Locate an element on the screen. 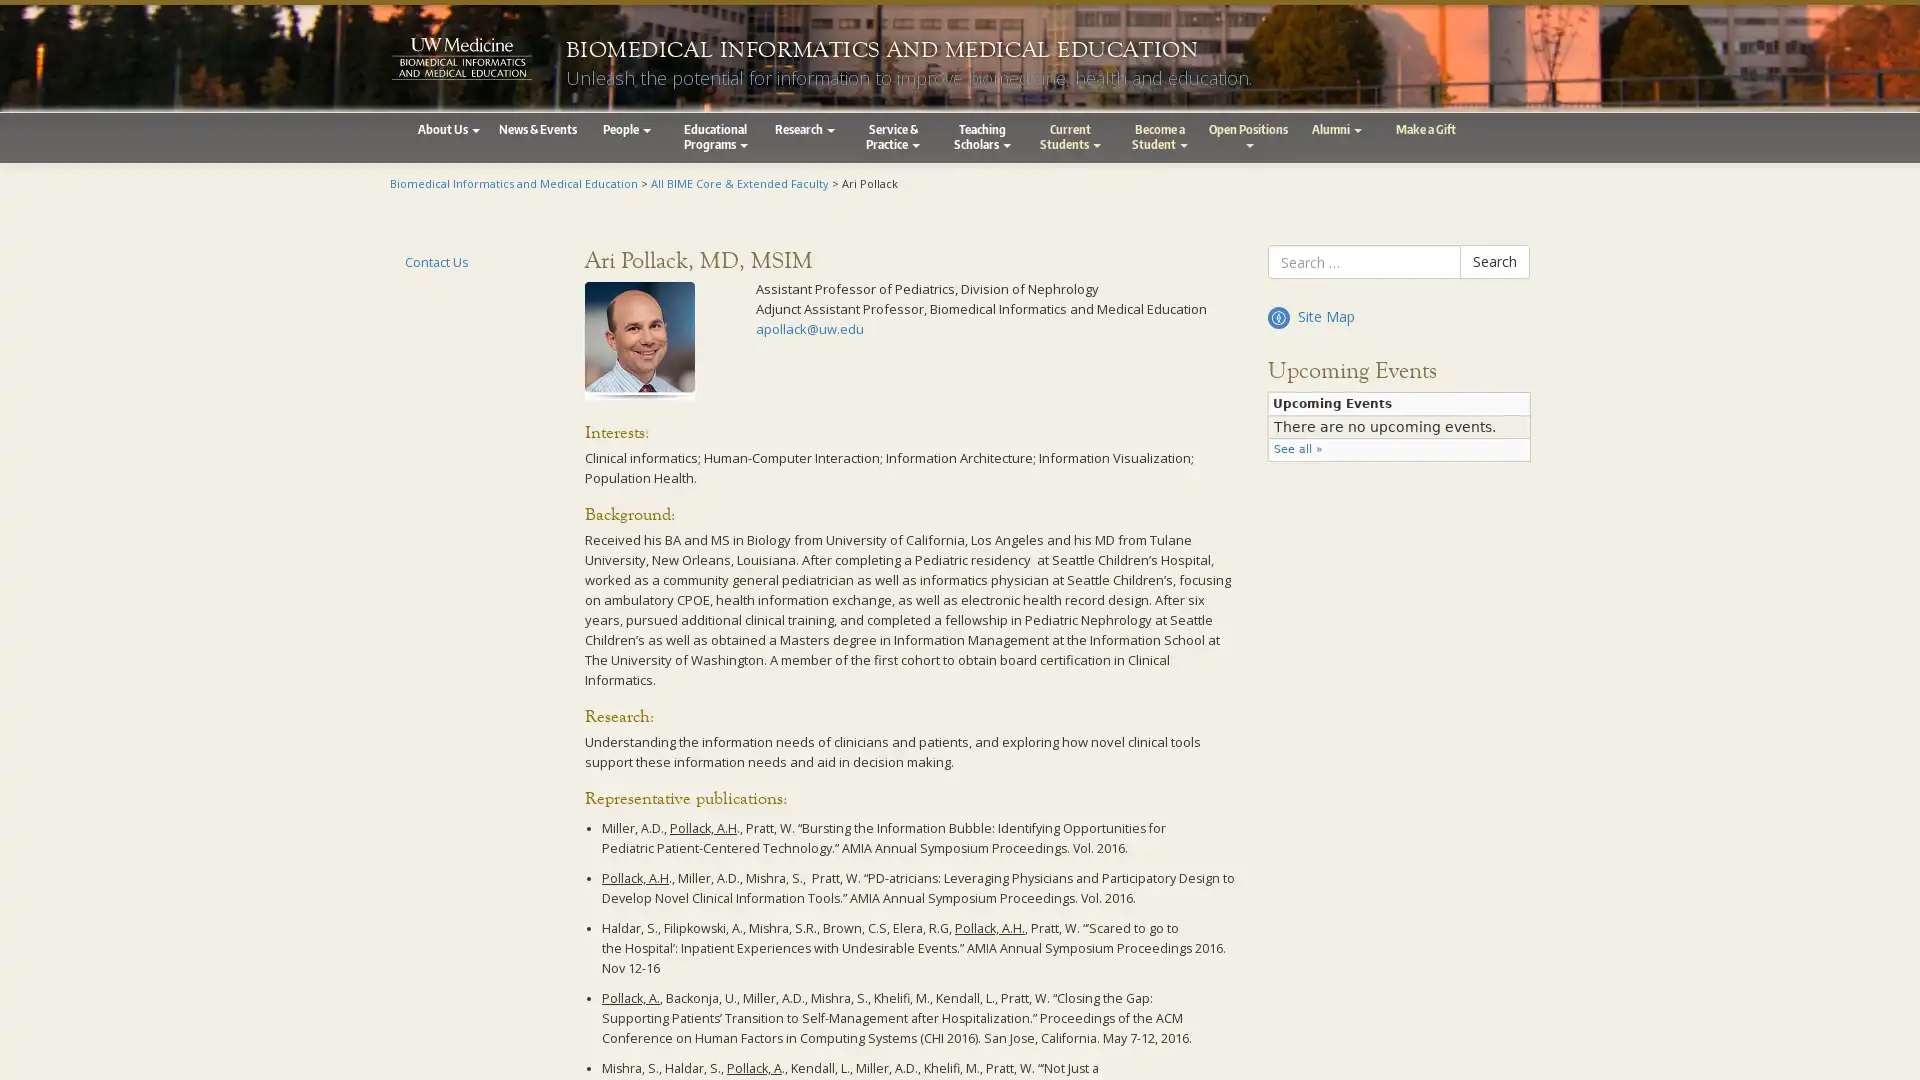 The height and width of the screenshot is (1080, 1920). Search is located at coordinates (1494, 261).